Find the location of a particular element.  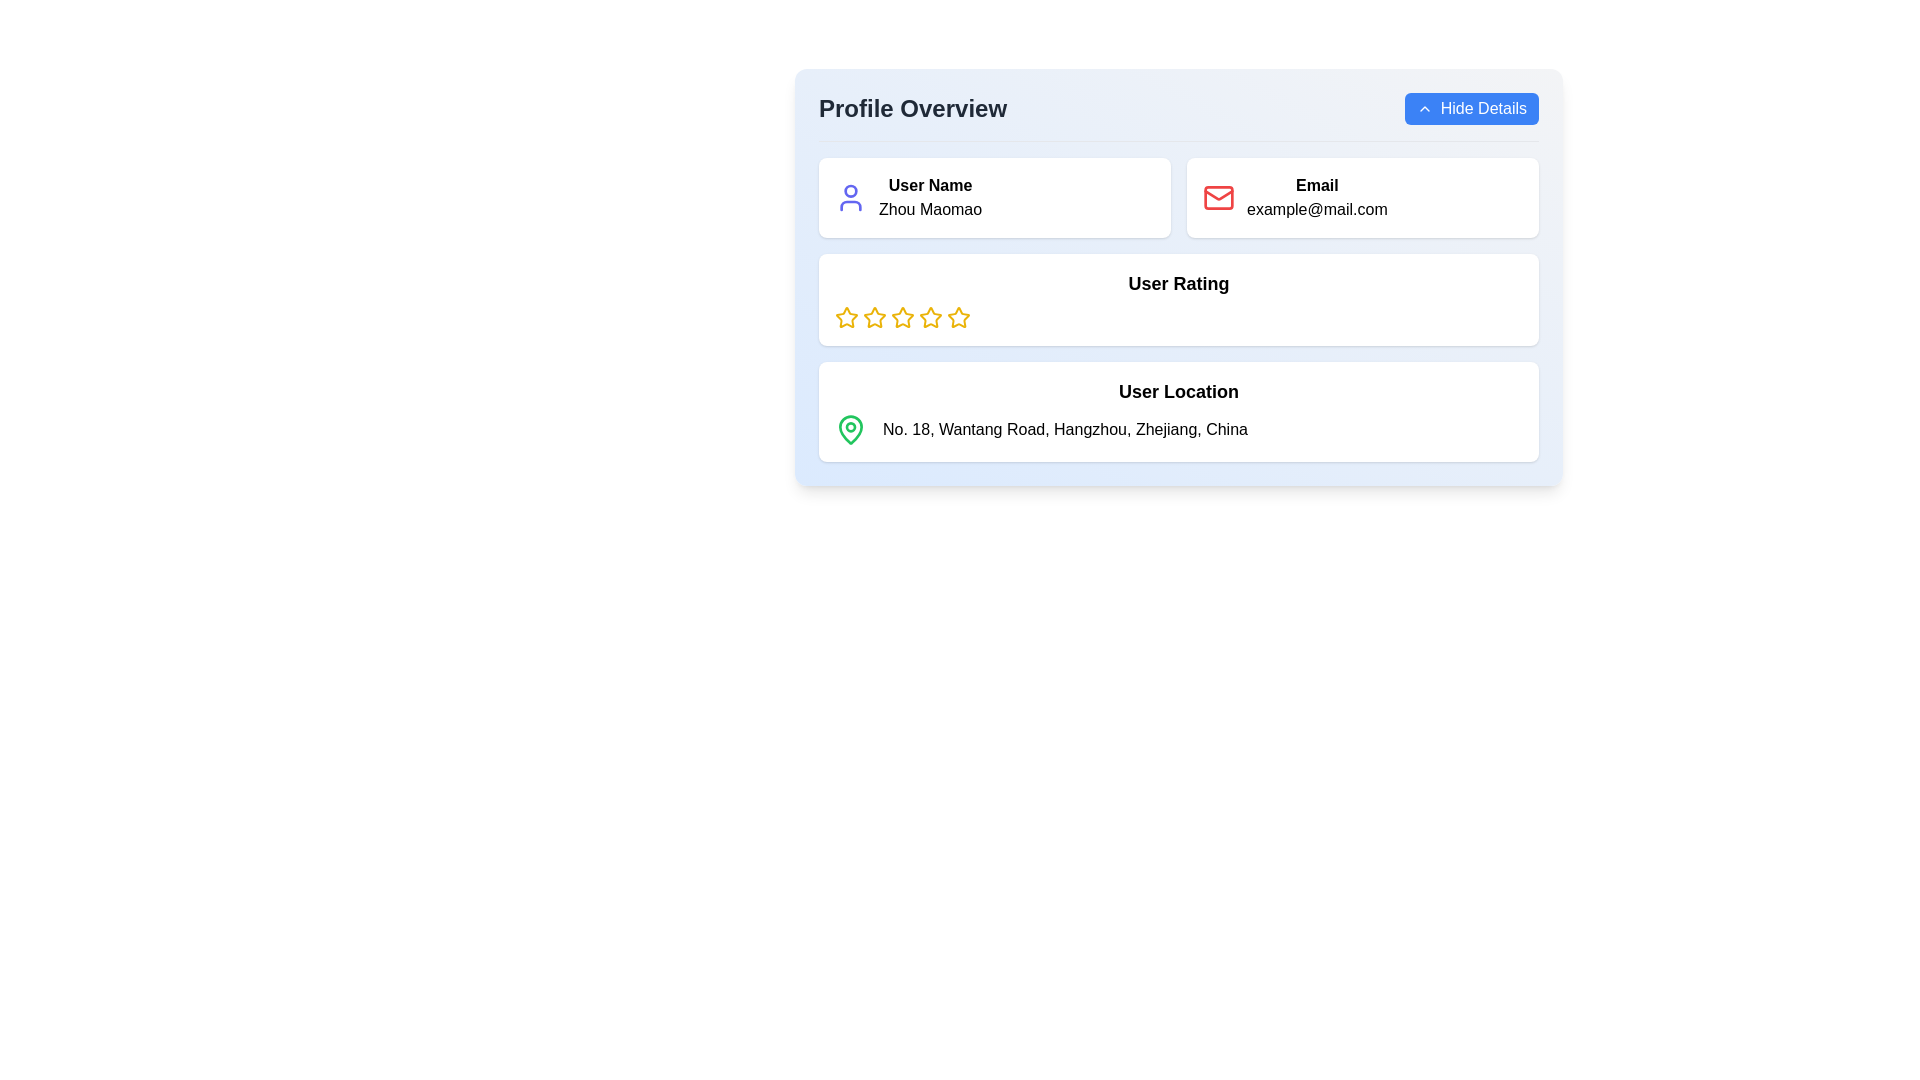

the user icon located at the top left of the section containing the text 'User Name Zhou Maomao' for further actions is located at coordinates (850, 197).